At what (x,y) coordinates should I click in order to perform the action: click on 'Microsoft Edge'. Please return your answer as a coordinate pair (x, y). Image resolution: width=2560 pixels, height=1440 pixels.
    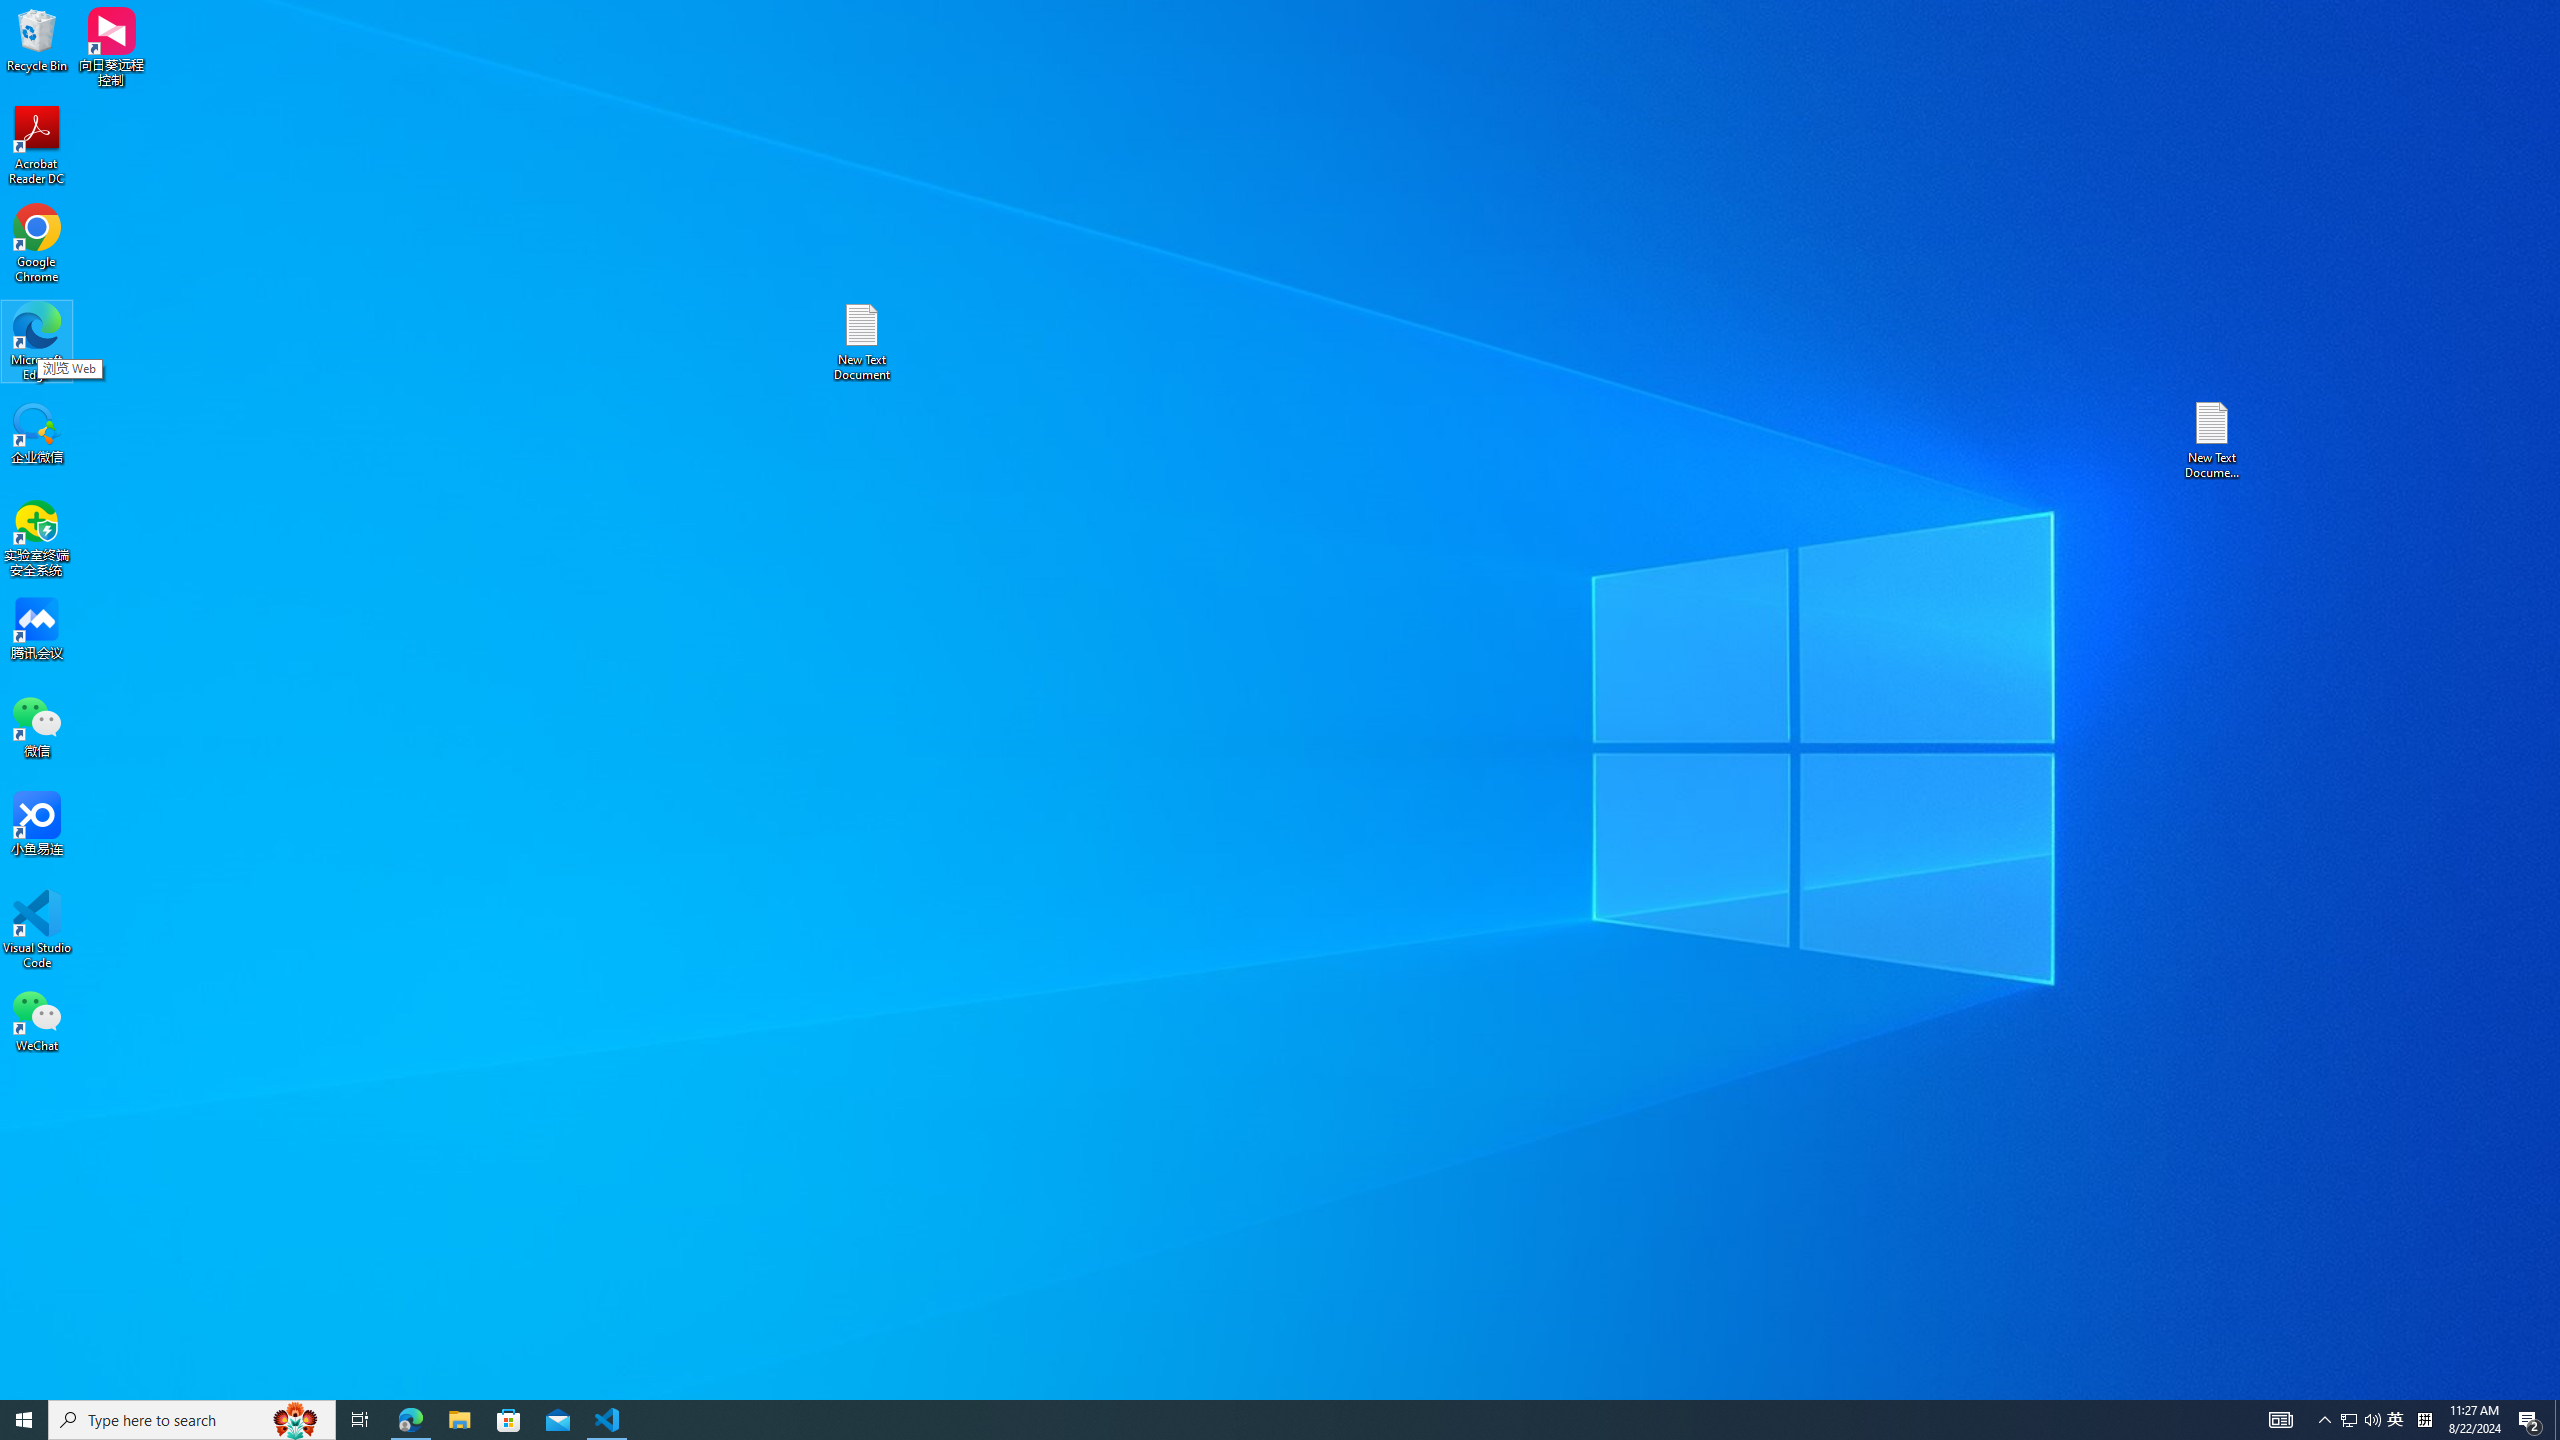
    Looking at the image, I should click on (36, 341).